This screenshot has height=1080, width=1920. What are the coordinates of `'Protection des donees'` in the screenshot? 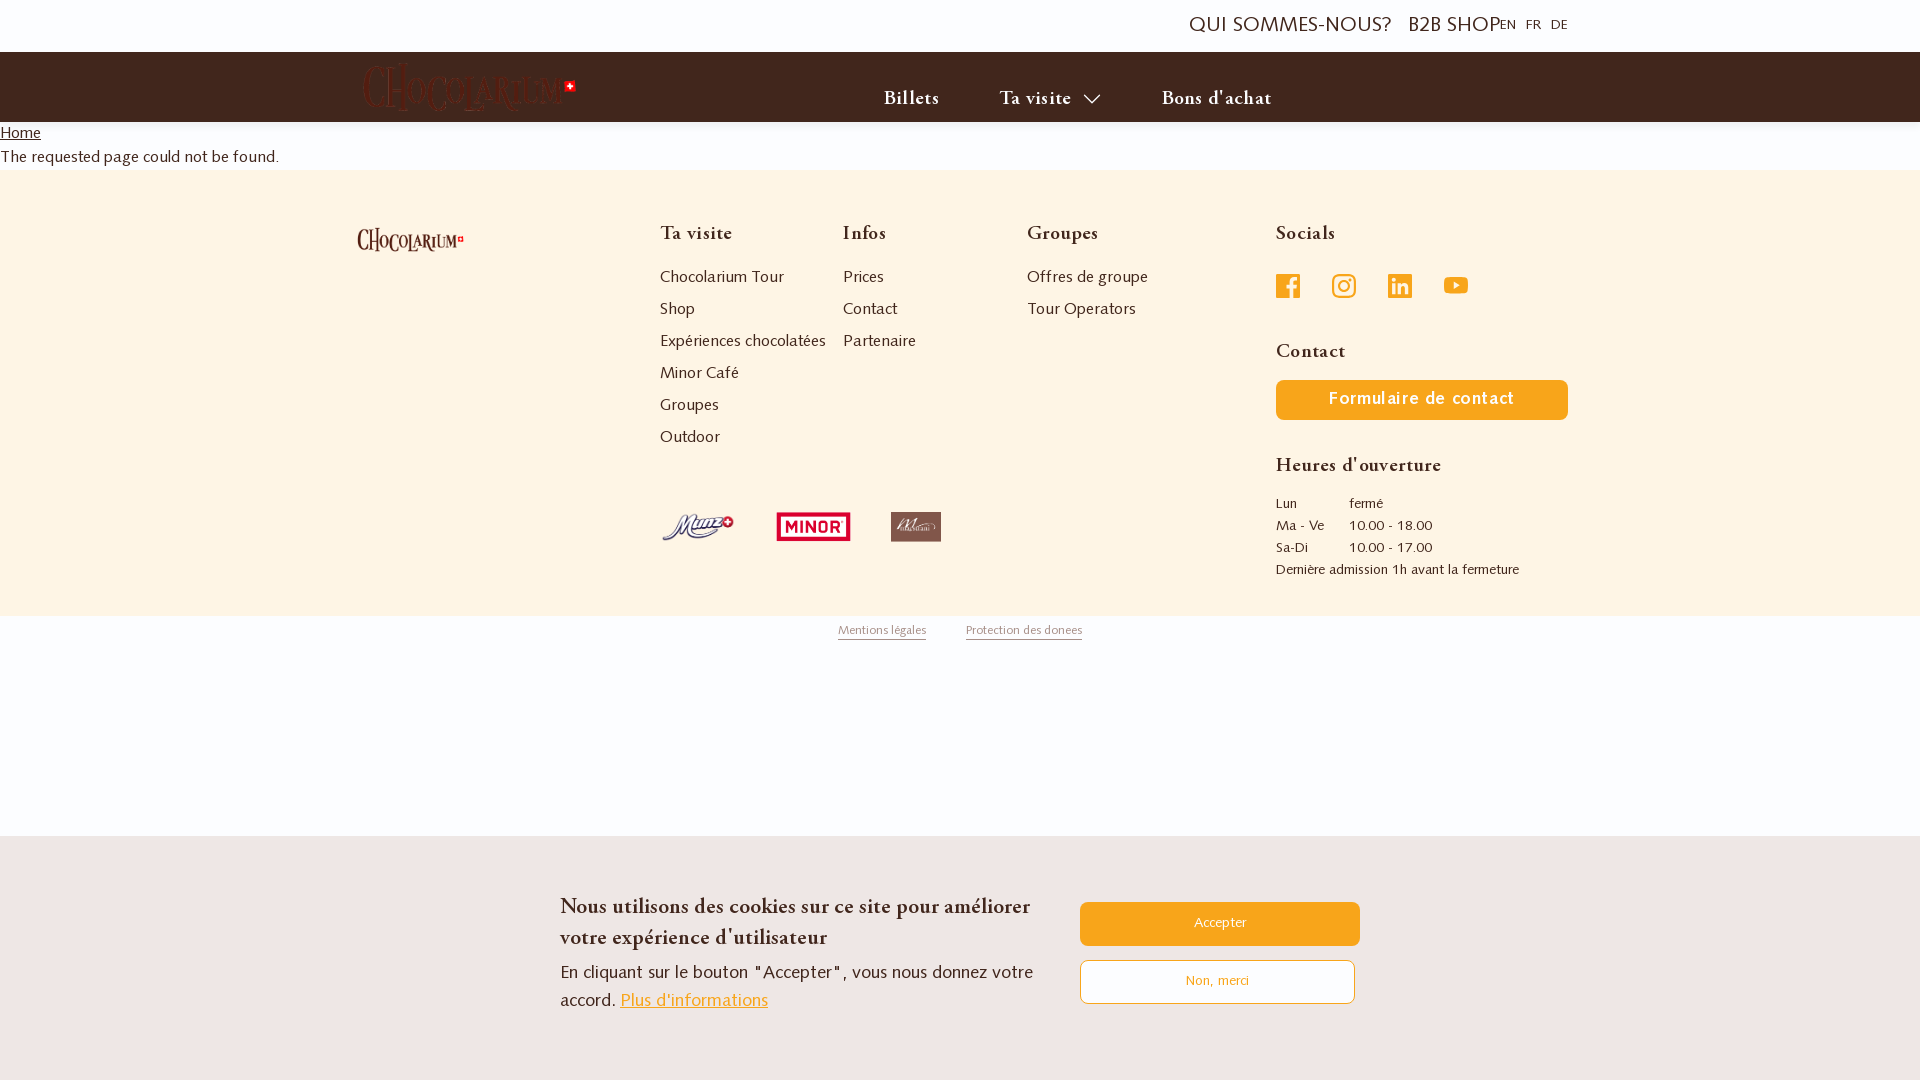 It's located at (1023, 631).